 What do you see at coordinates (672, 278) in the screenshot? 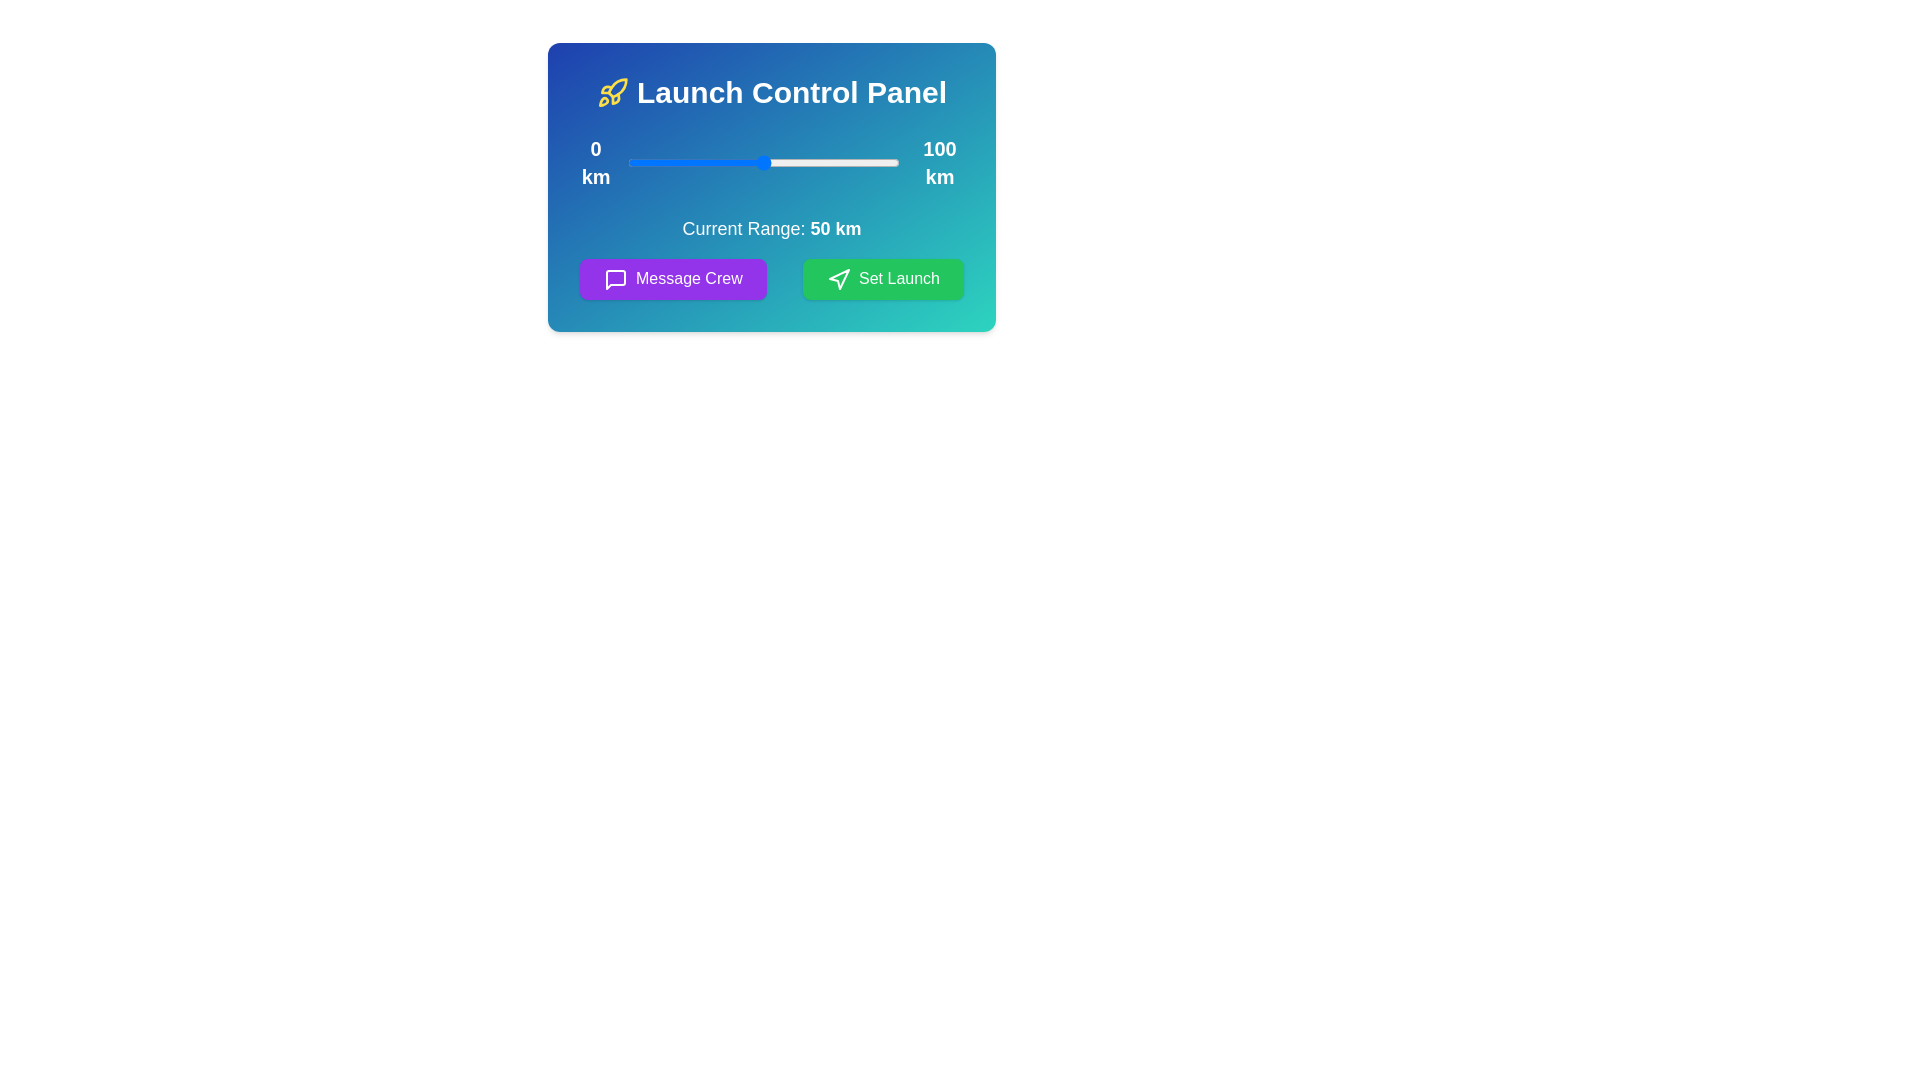
I see `'Message Crew' button to simulate sending a message` at bounding box center [672, 278].